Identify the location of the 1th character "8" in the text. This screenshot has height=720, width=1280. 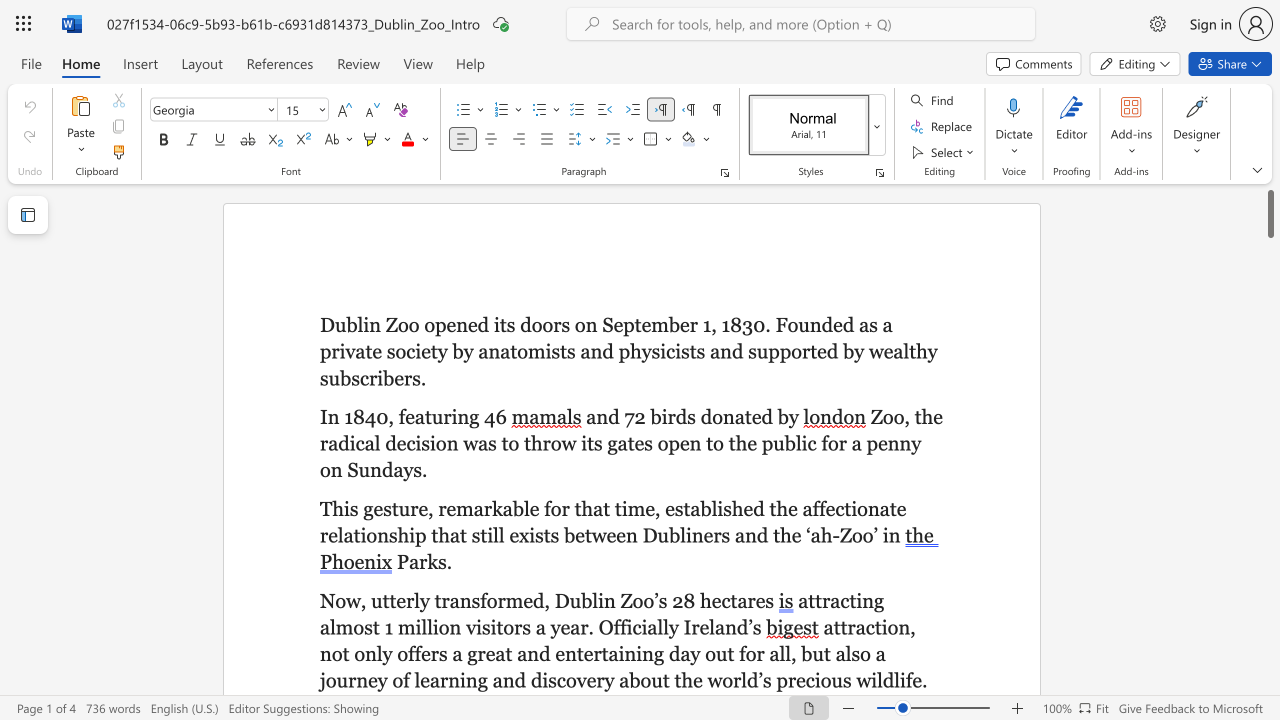
(689, 599).